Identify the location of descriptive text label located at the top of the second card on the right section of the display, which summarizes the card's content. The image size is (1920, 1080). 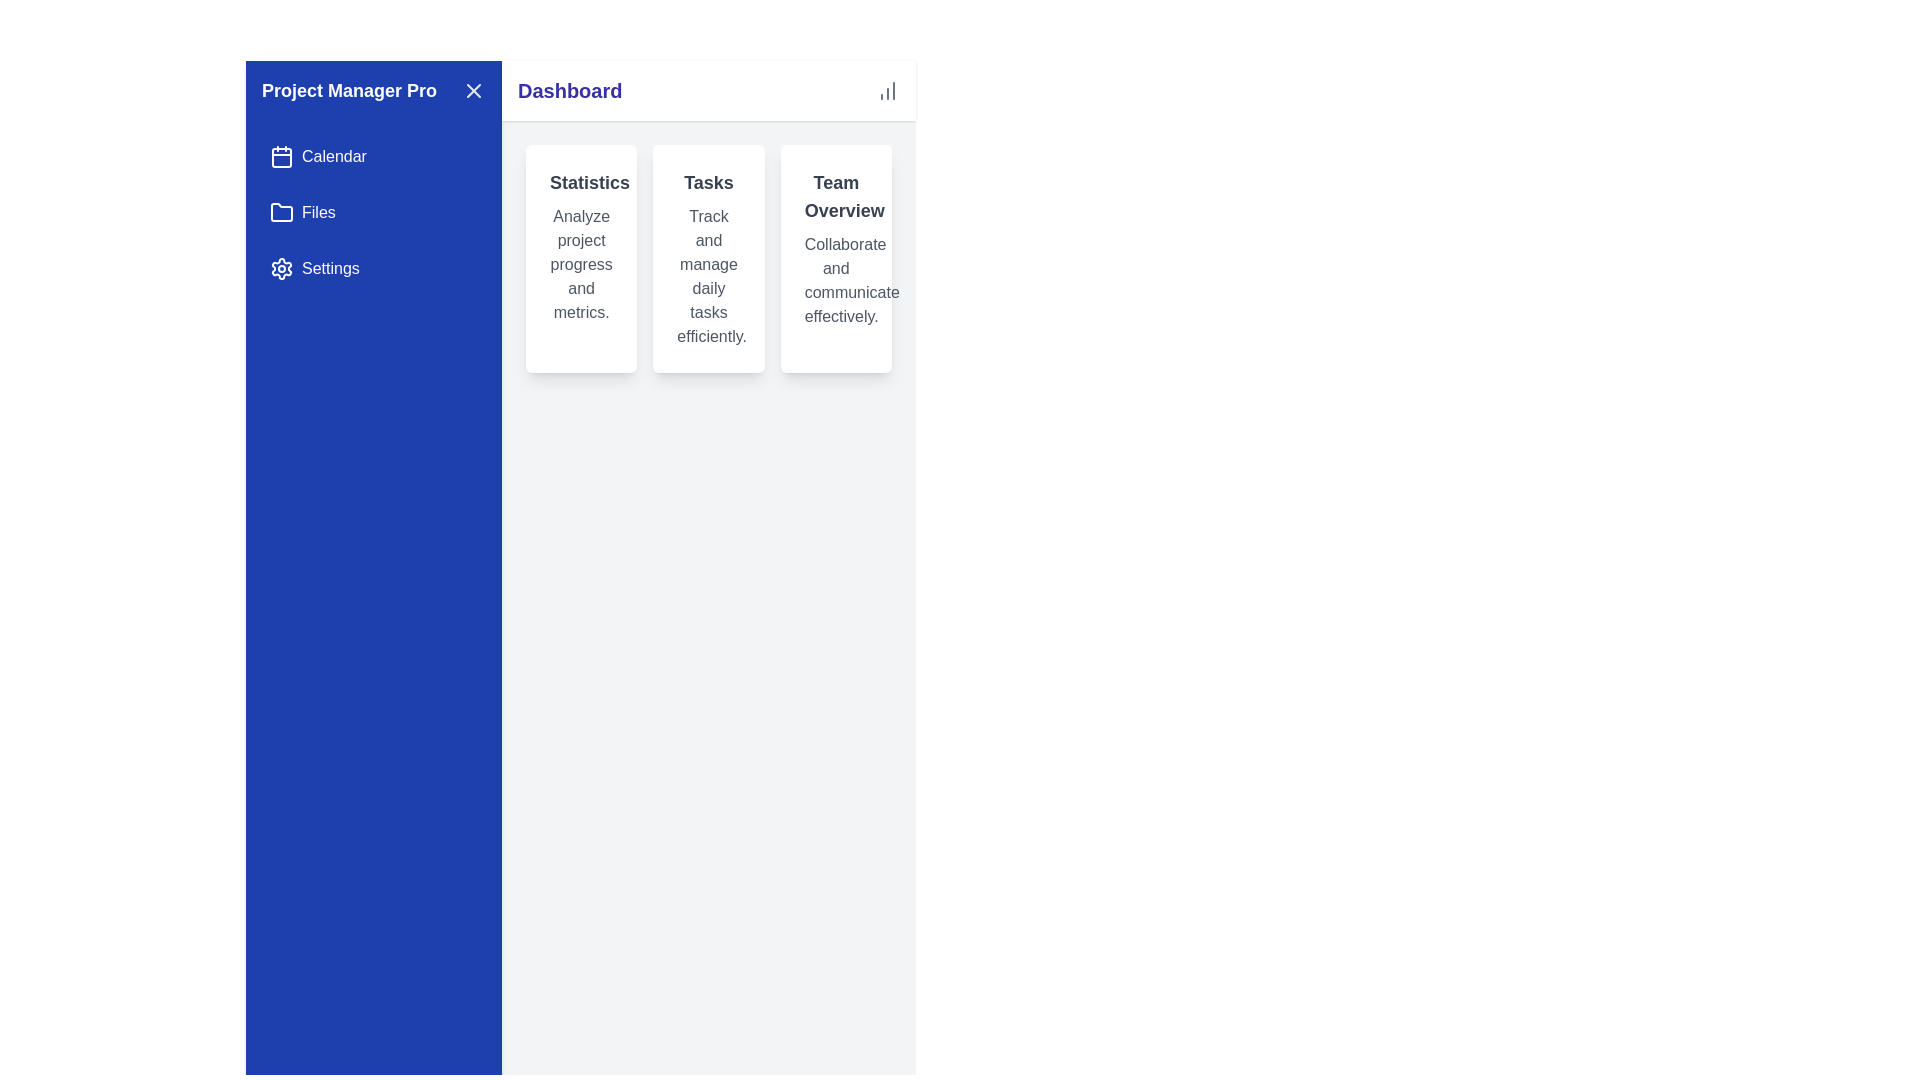
(709, 182).